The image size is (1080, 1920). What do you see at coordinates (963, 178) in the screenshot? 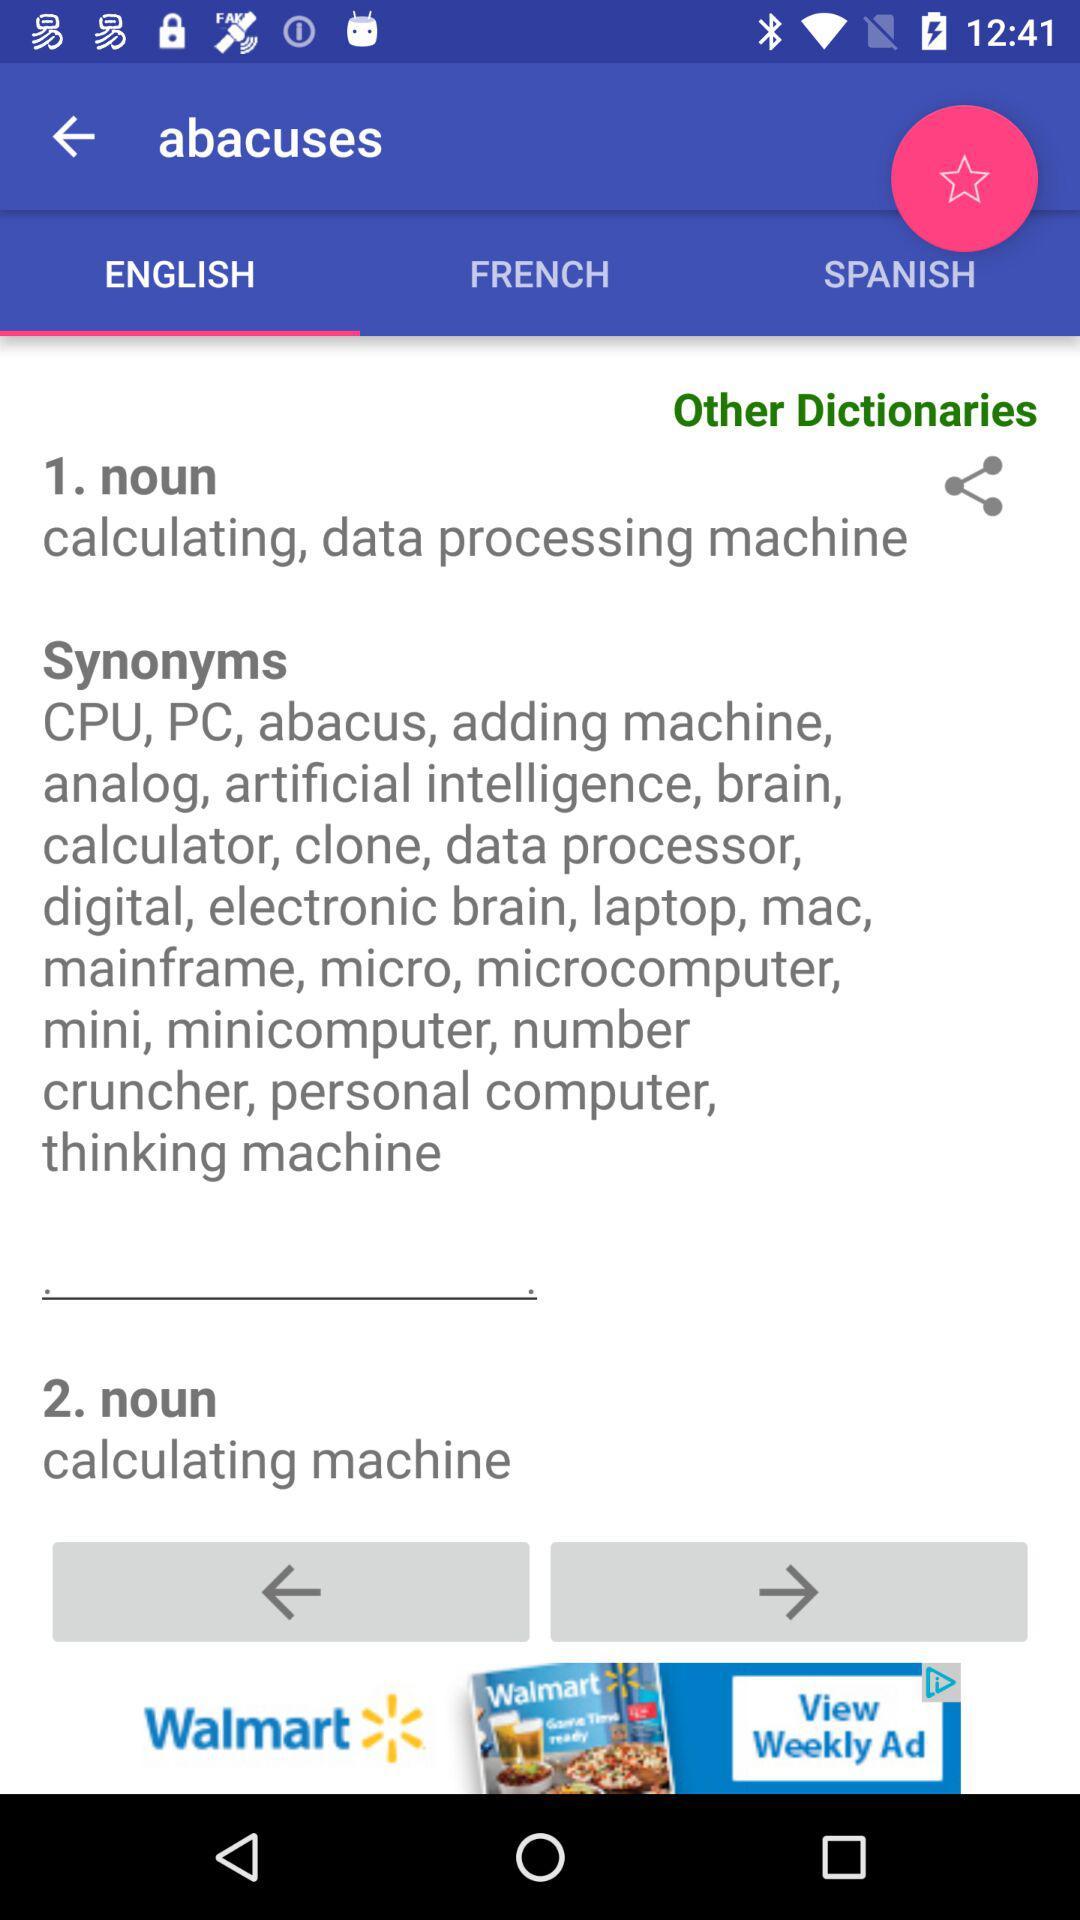
I see `favorite` at bounding box center [963, 178].